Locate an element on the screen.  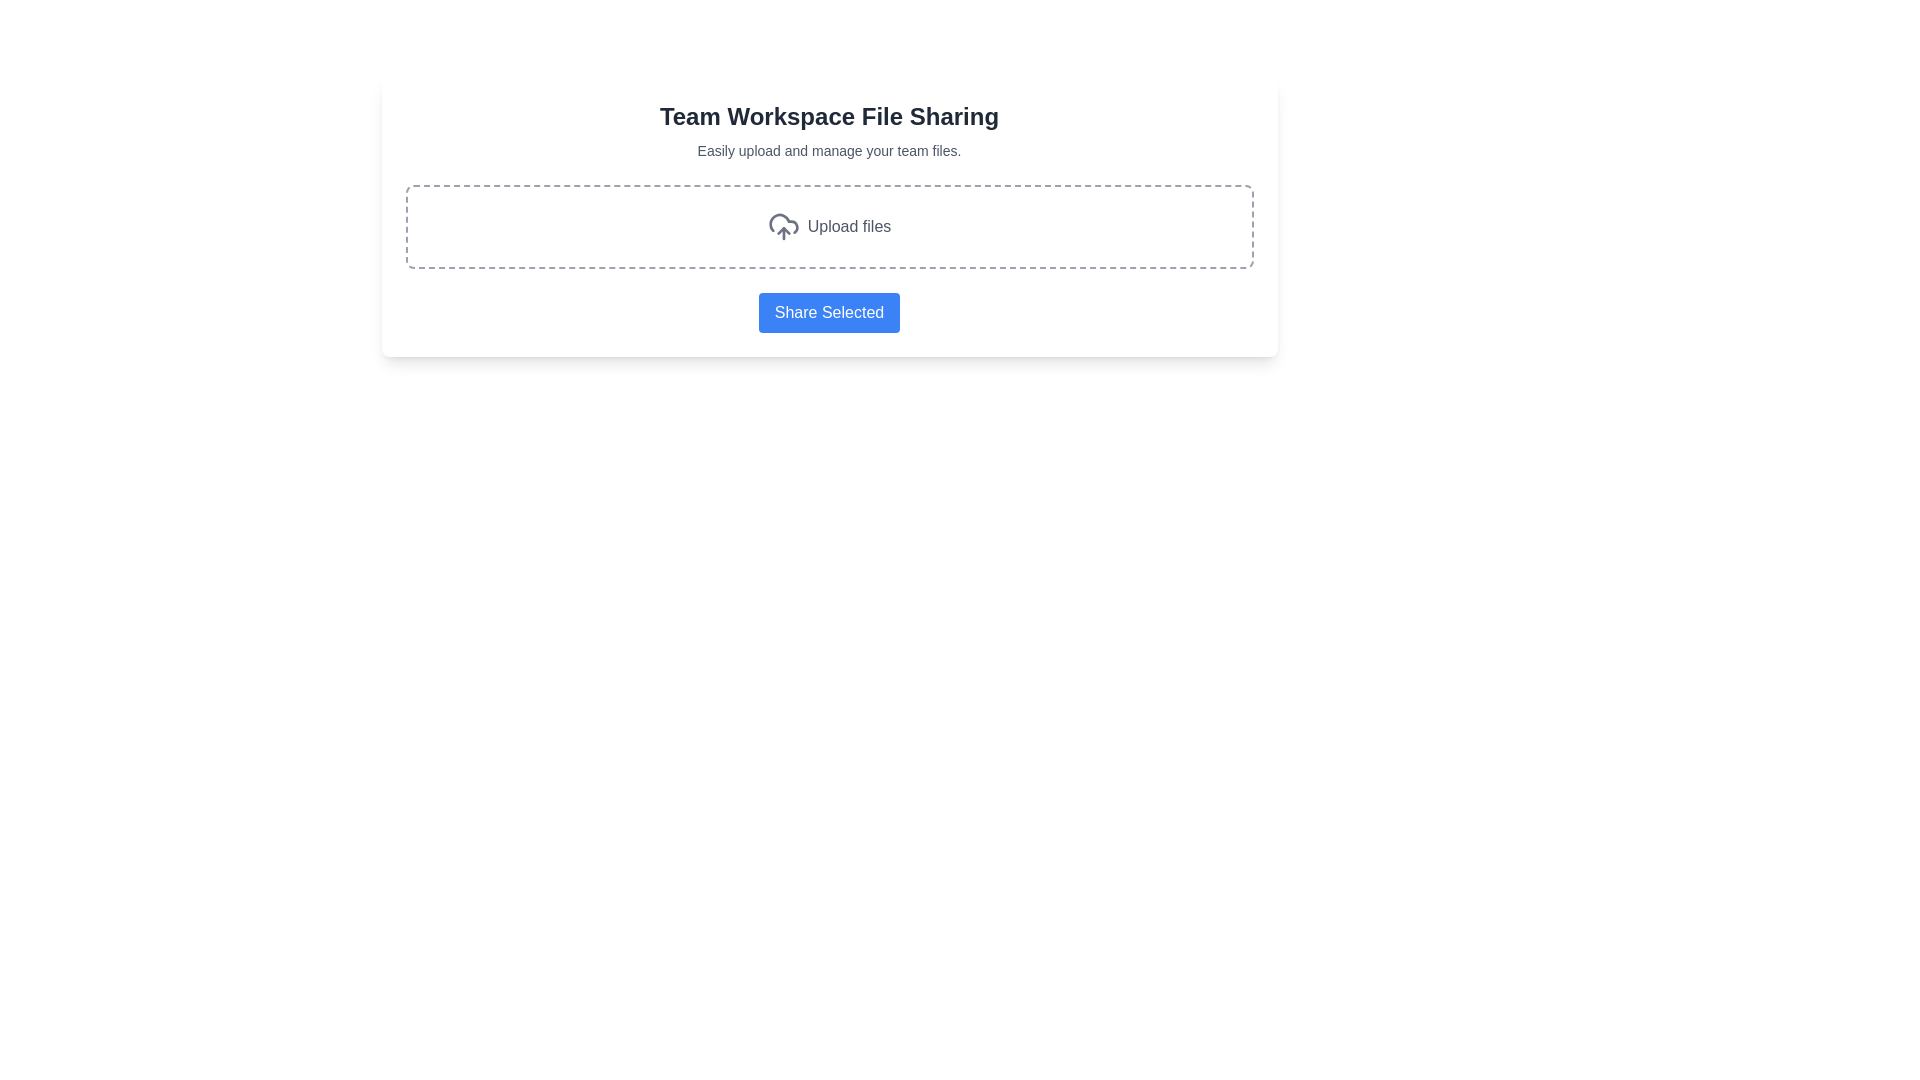
the rectangular button with rounded edges that has a blue background and white text reading 'Share Selected' is located at coordinates (829, 312).